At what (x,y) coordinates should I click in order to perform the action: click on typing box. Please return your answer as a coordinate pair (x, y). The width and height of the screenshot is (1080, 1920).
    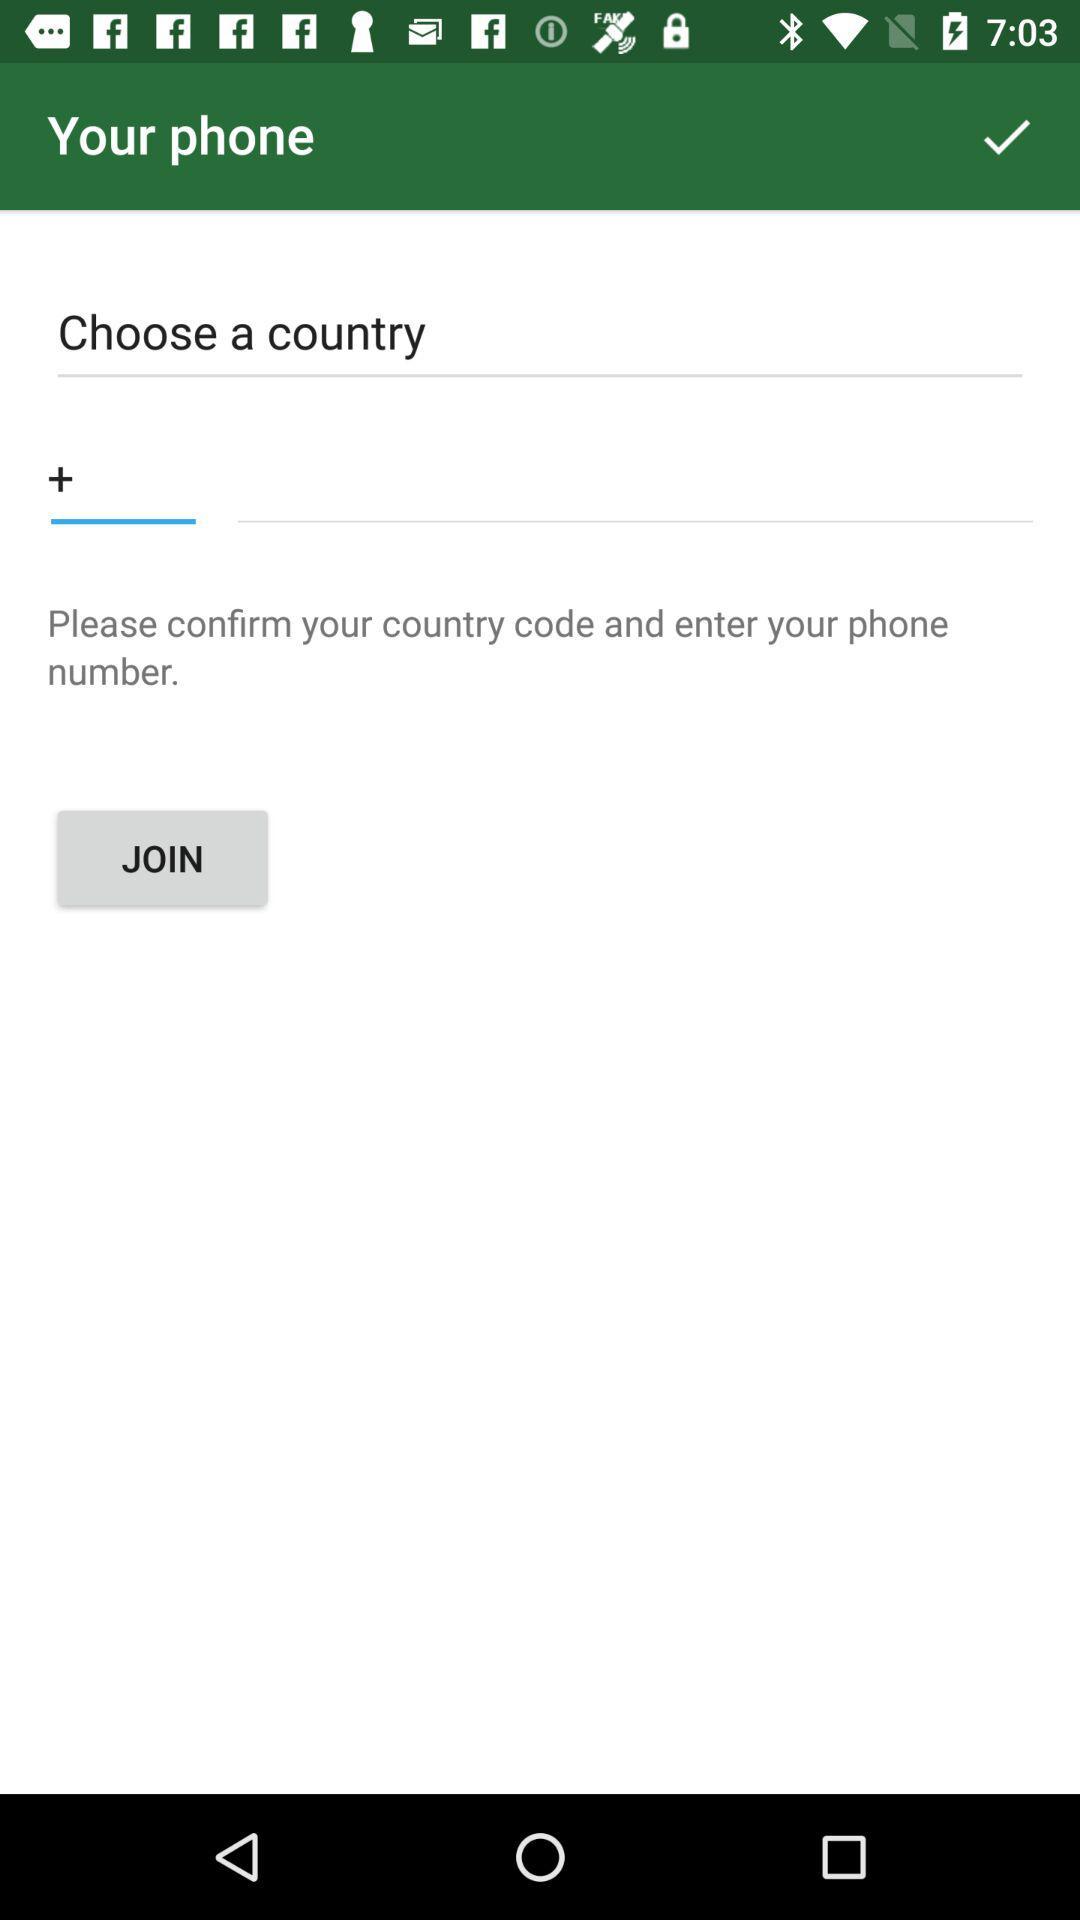
    Looking at the image, I should click on (635, 475).